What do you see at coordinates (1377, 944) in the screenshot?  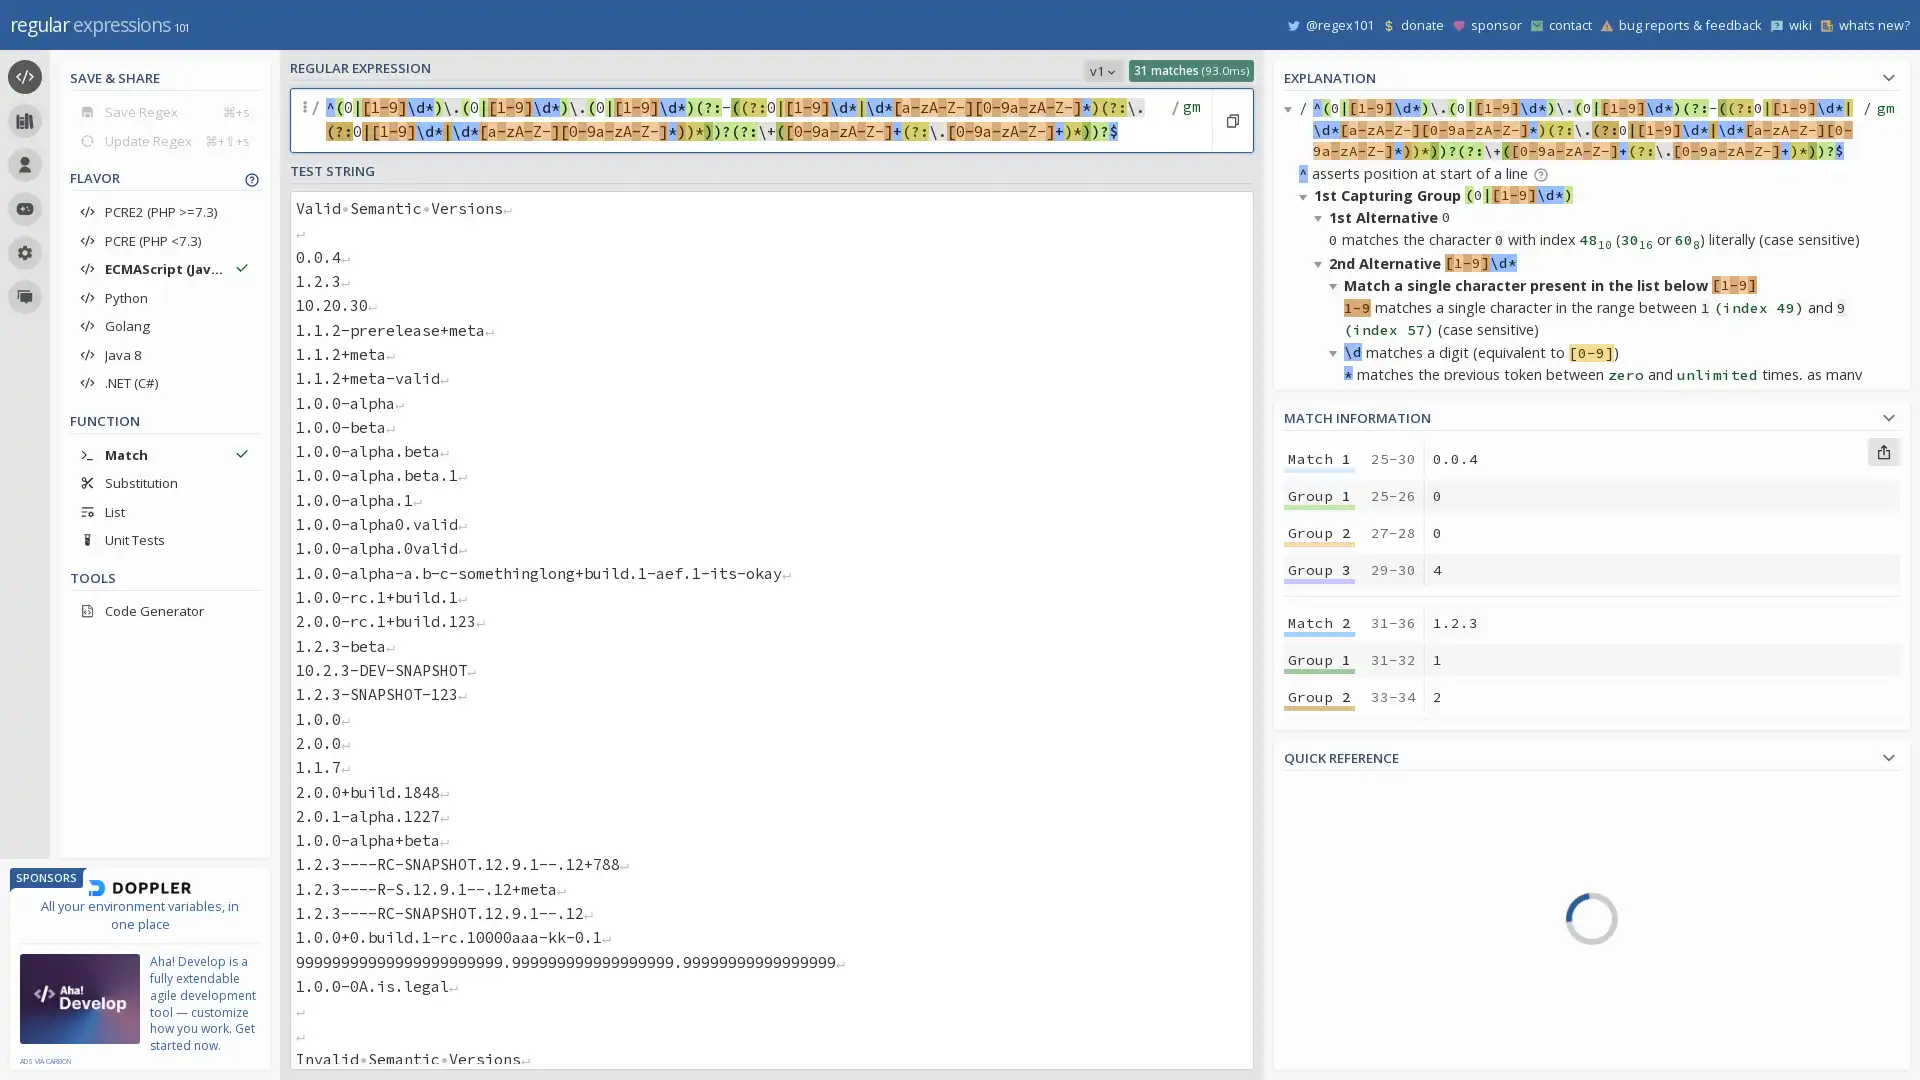 I see `Meta Sequences` at bounding box center [1377, 944].